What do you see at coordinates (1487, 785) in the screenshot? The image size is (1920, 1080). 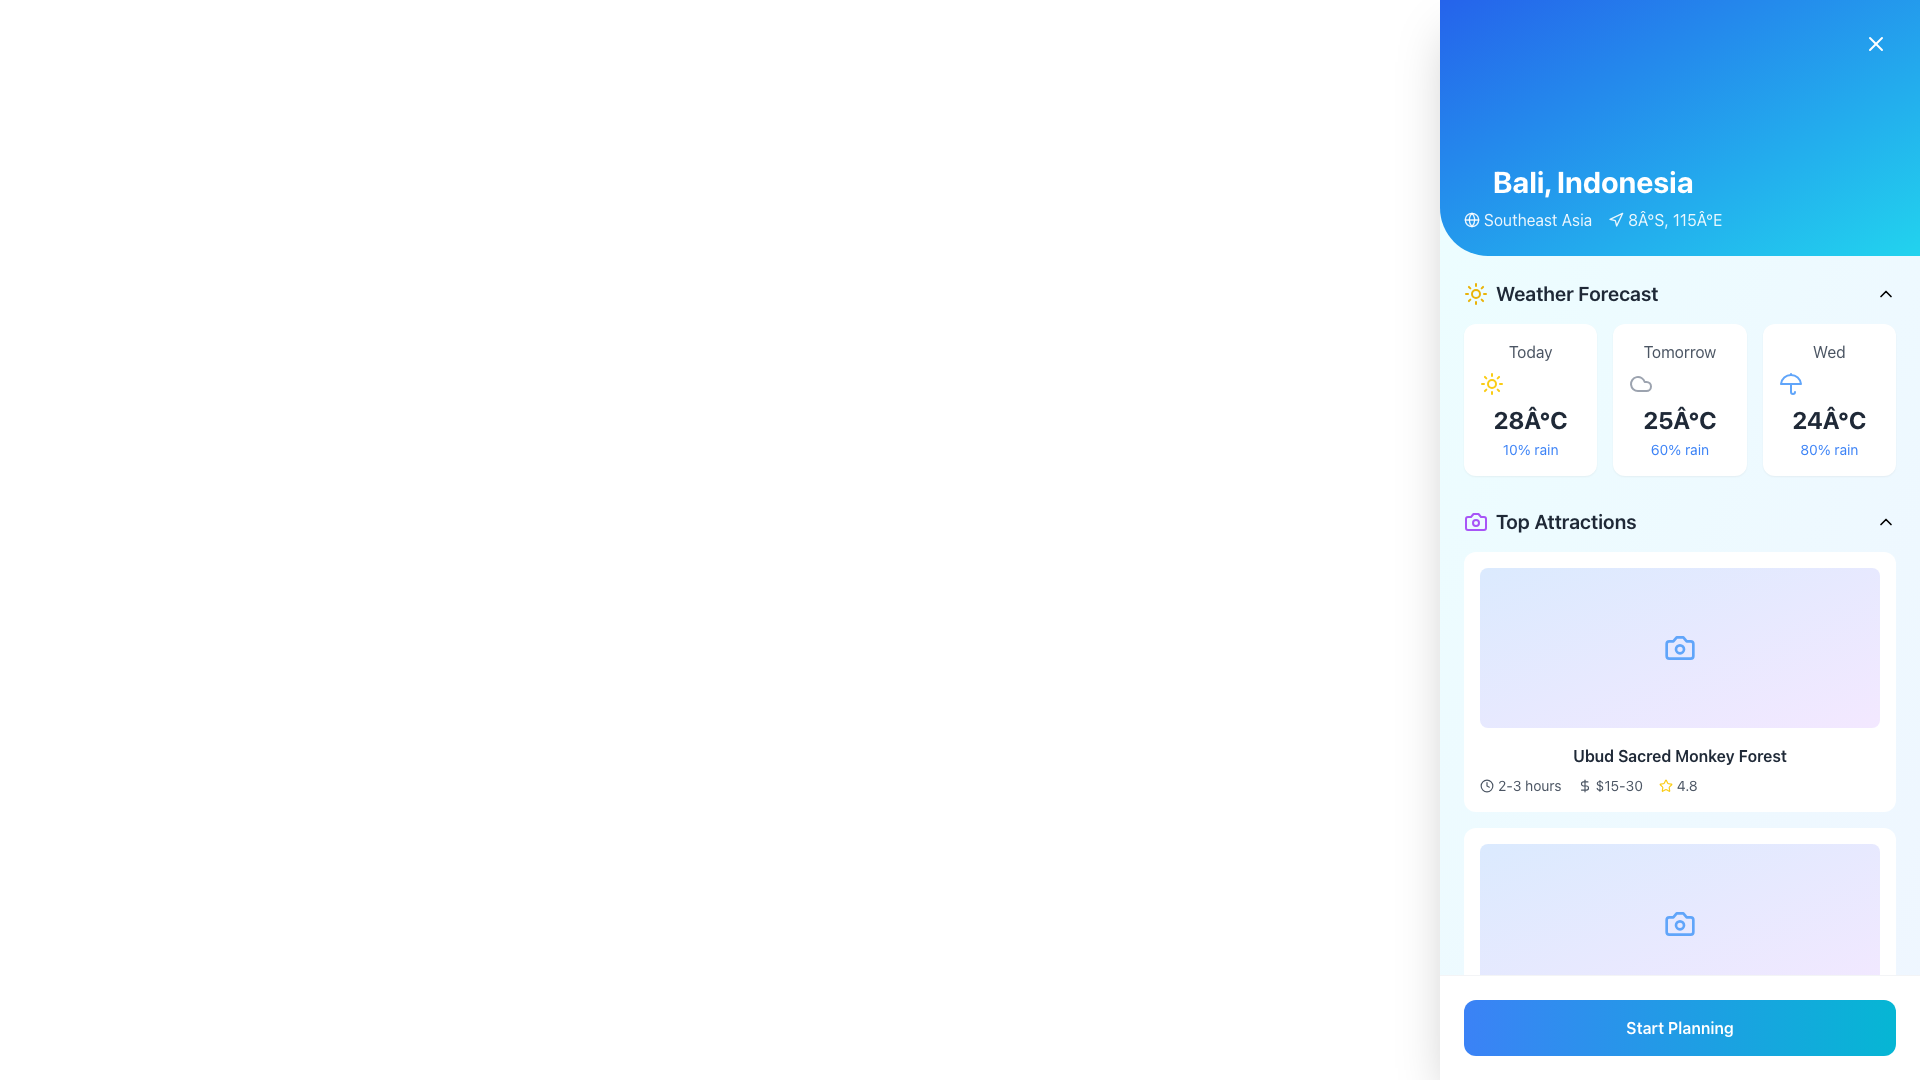 I see `the clock icon, which is a small vector graphic with a circular outline and clock hands, located in the 'Top Attractions' section to the left of the text '2-3 hours'` at bounding box center [1487, 785].